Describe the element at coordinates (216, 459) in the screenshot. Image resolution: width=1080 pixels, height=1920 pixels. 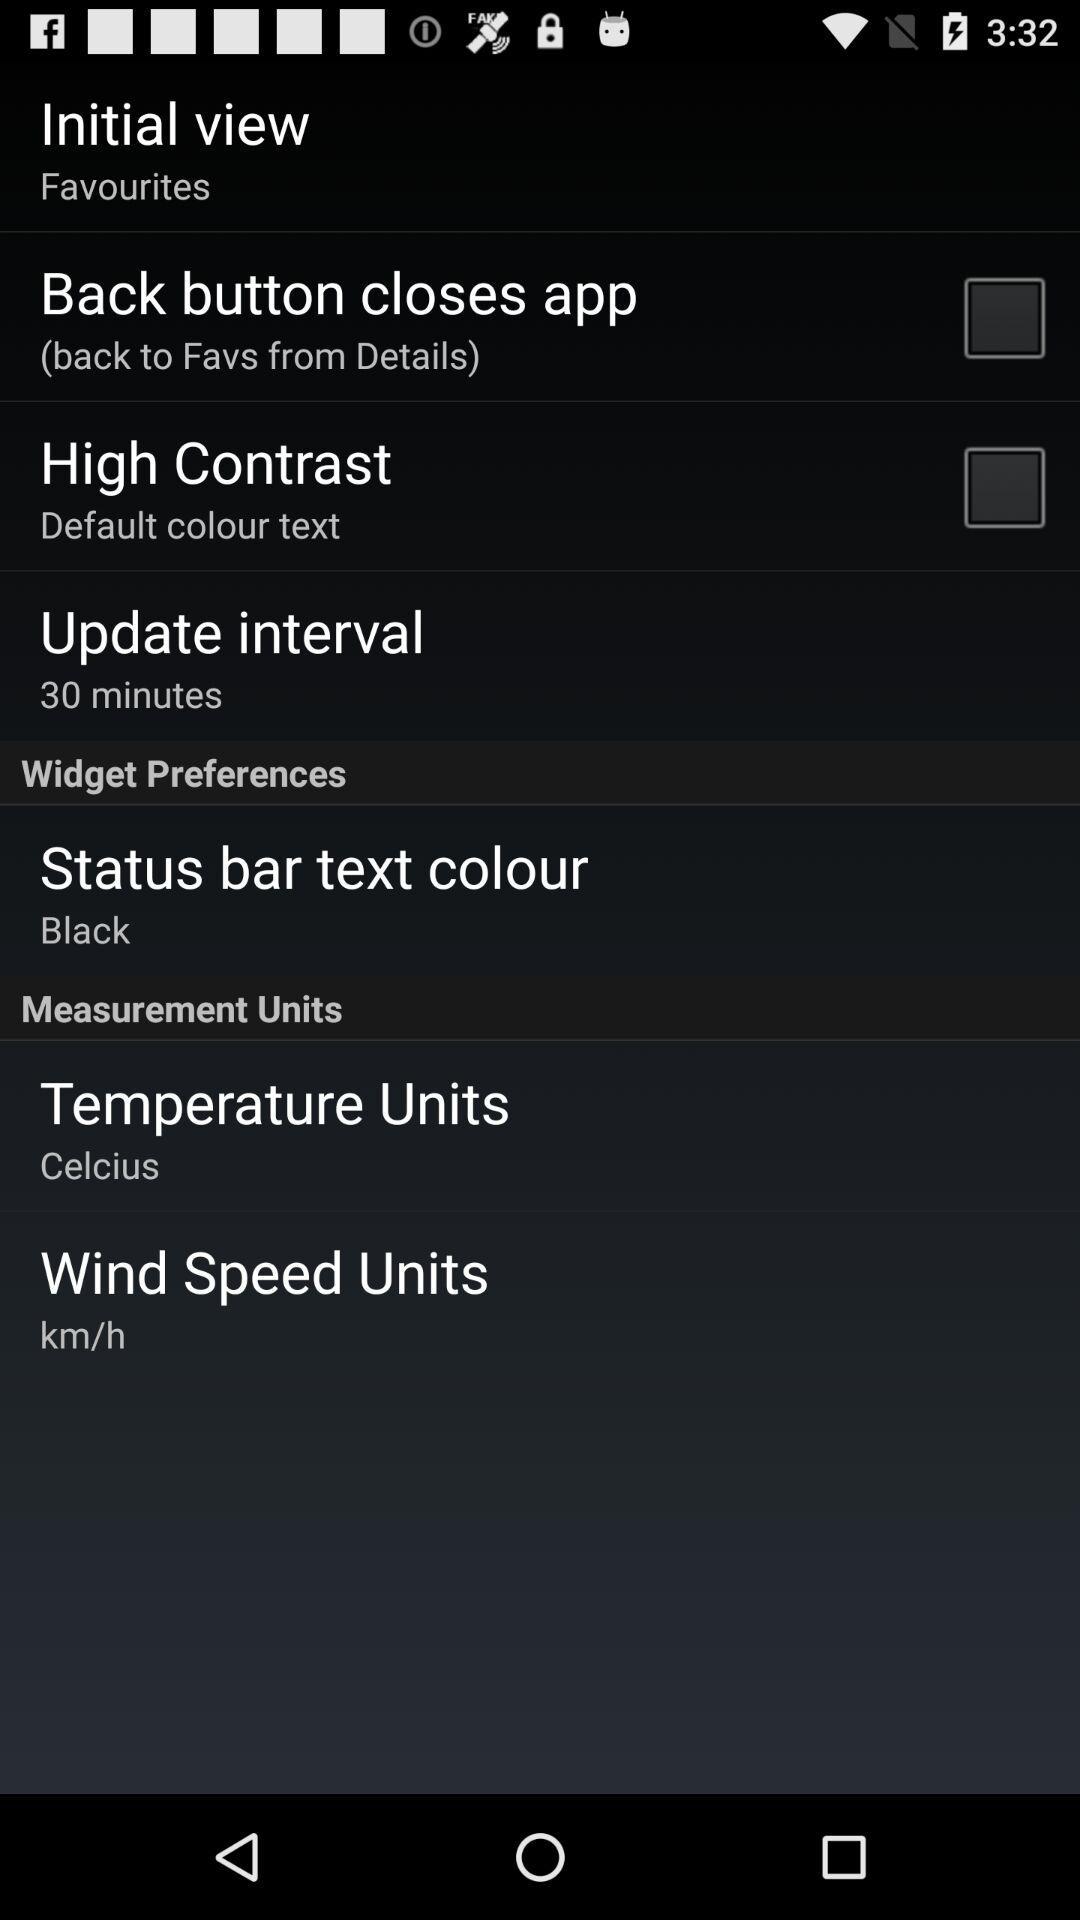
I see `the high contrast app` at that location.